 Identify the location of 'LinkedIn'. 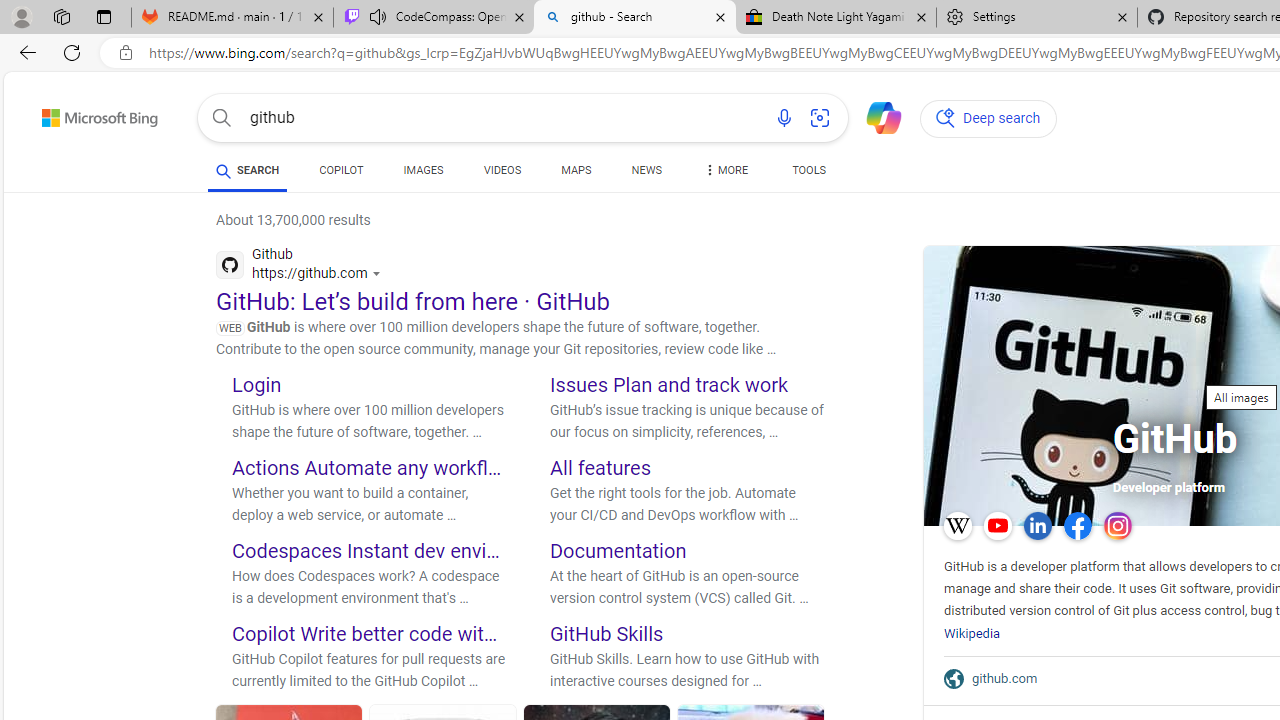
(1038, 524).